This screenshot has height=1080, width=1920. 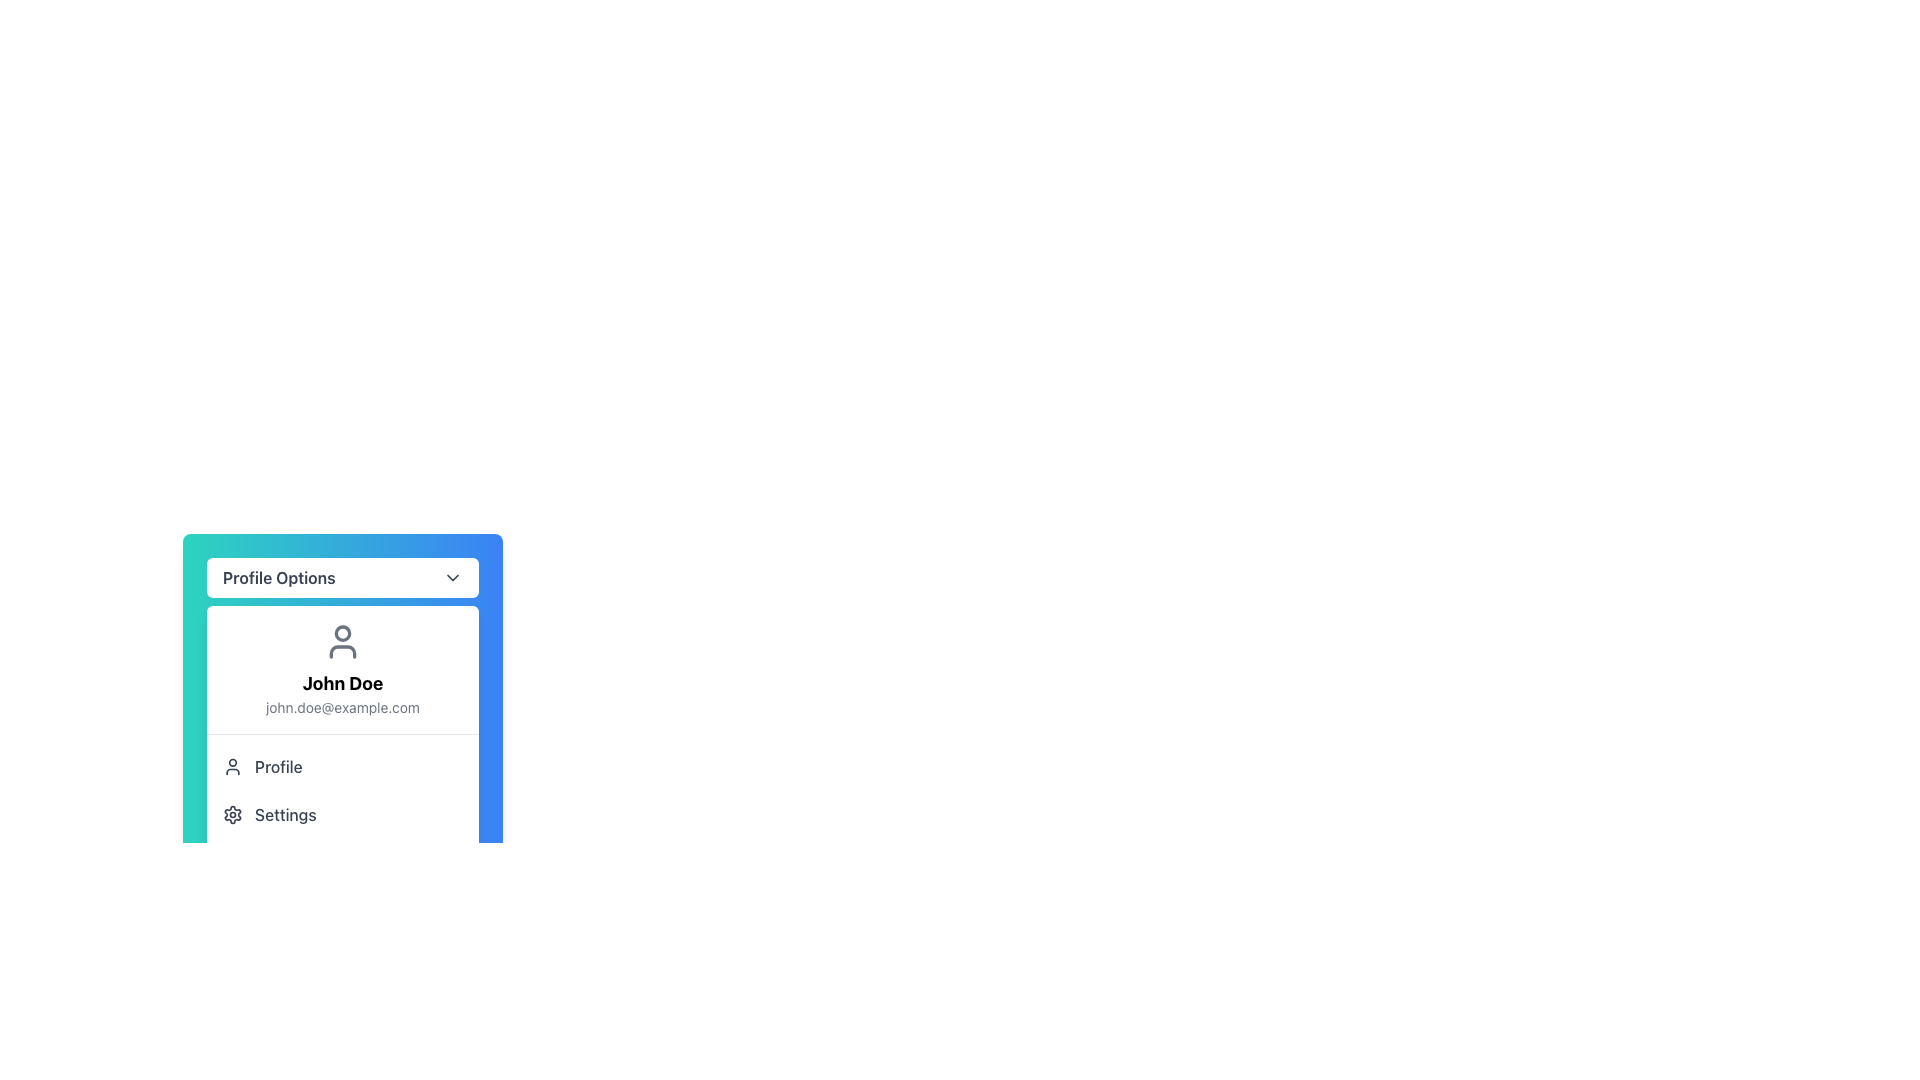 What do you see at coordinates (342, 707) in the screenshot?
I see `text displayed in the email address label located directly beneath 'John Doe' in the dropdown menu` at bounding box center [342, 707].